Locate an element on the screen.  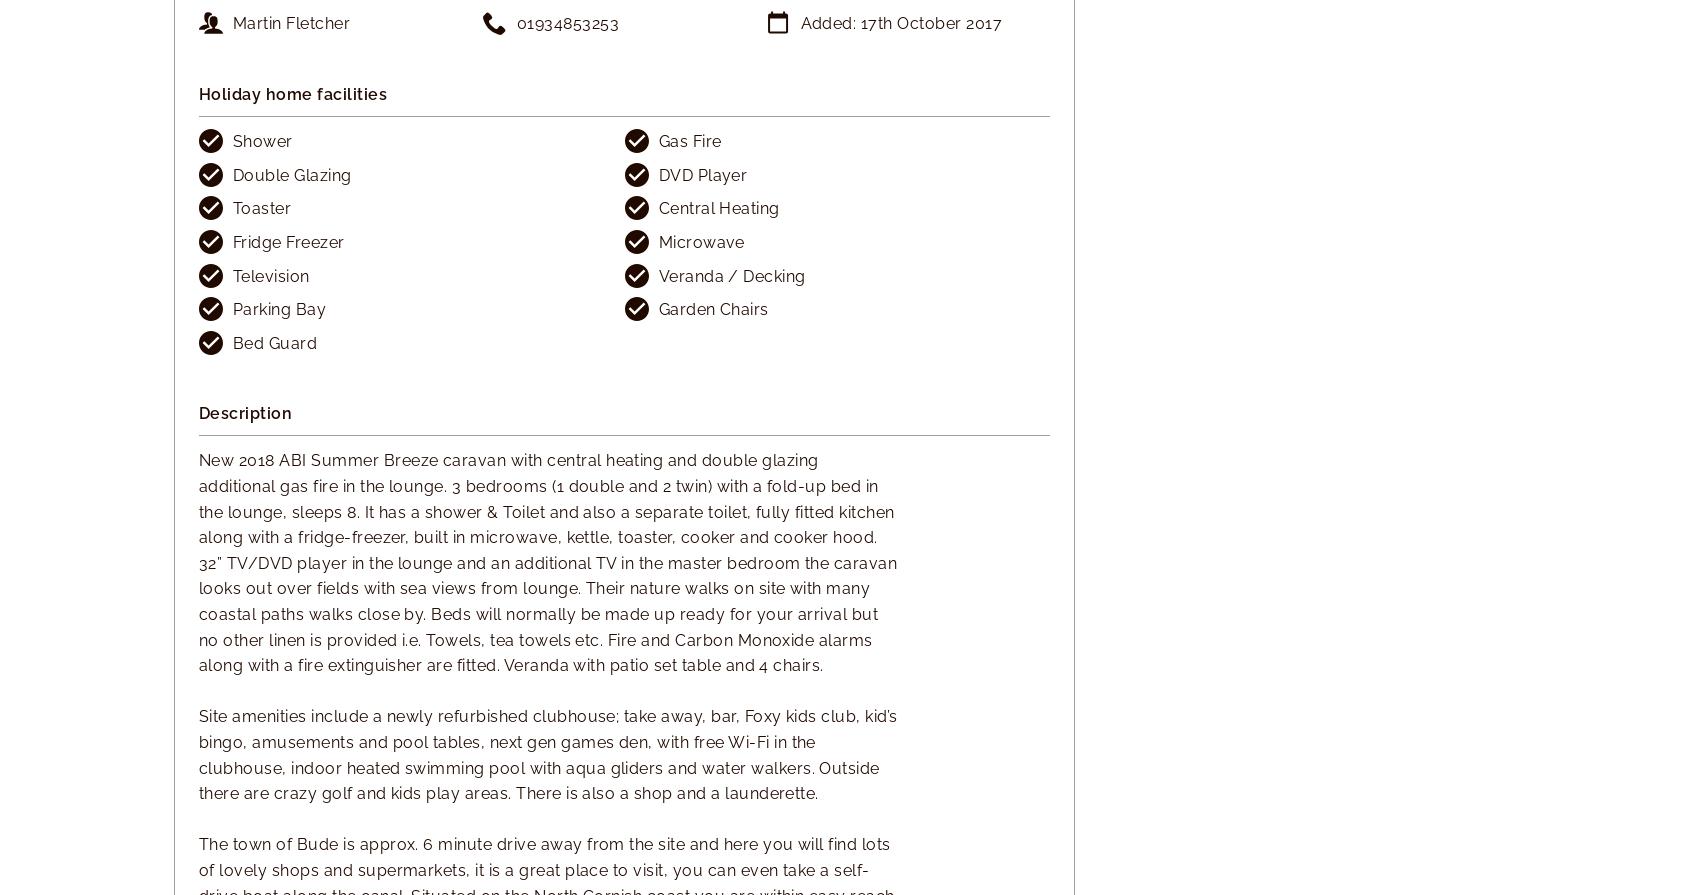
'Holiday home facilities' is located at coordinates (293, 93).